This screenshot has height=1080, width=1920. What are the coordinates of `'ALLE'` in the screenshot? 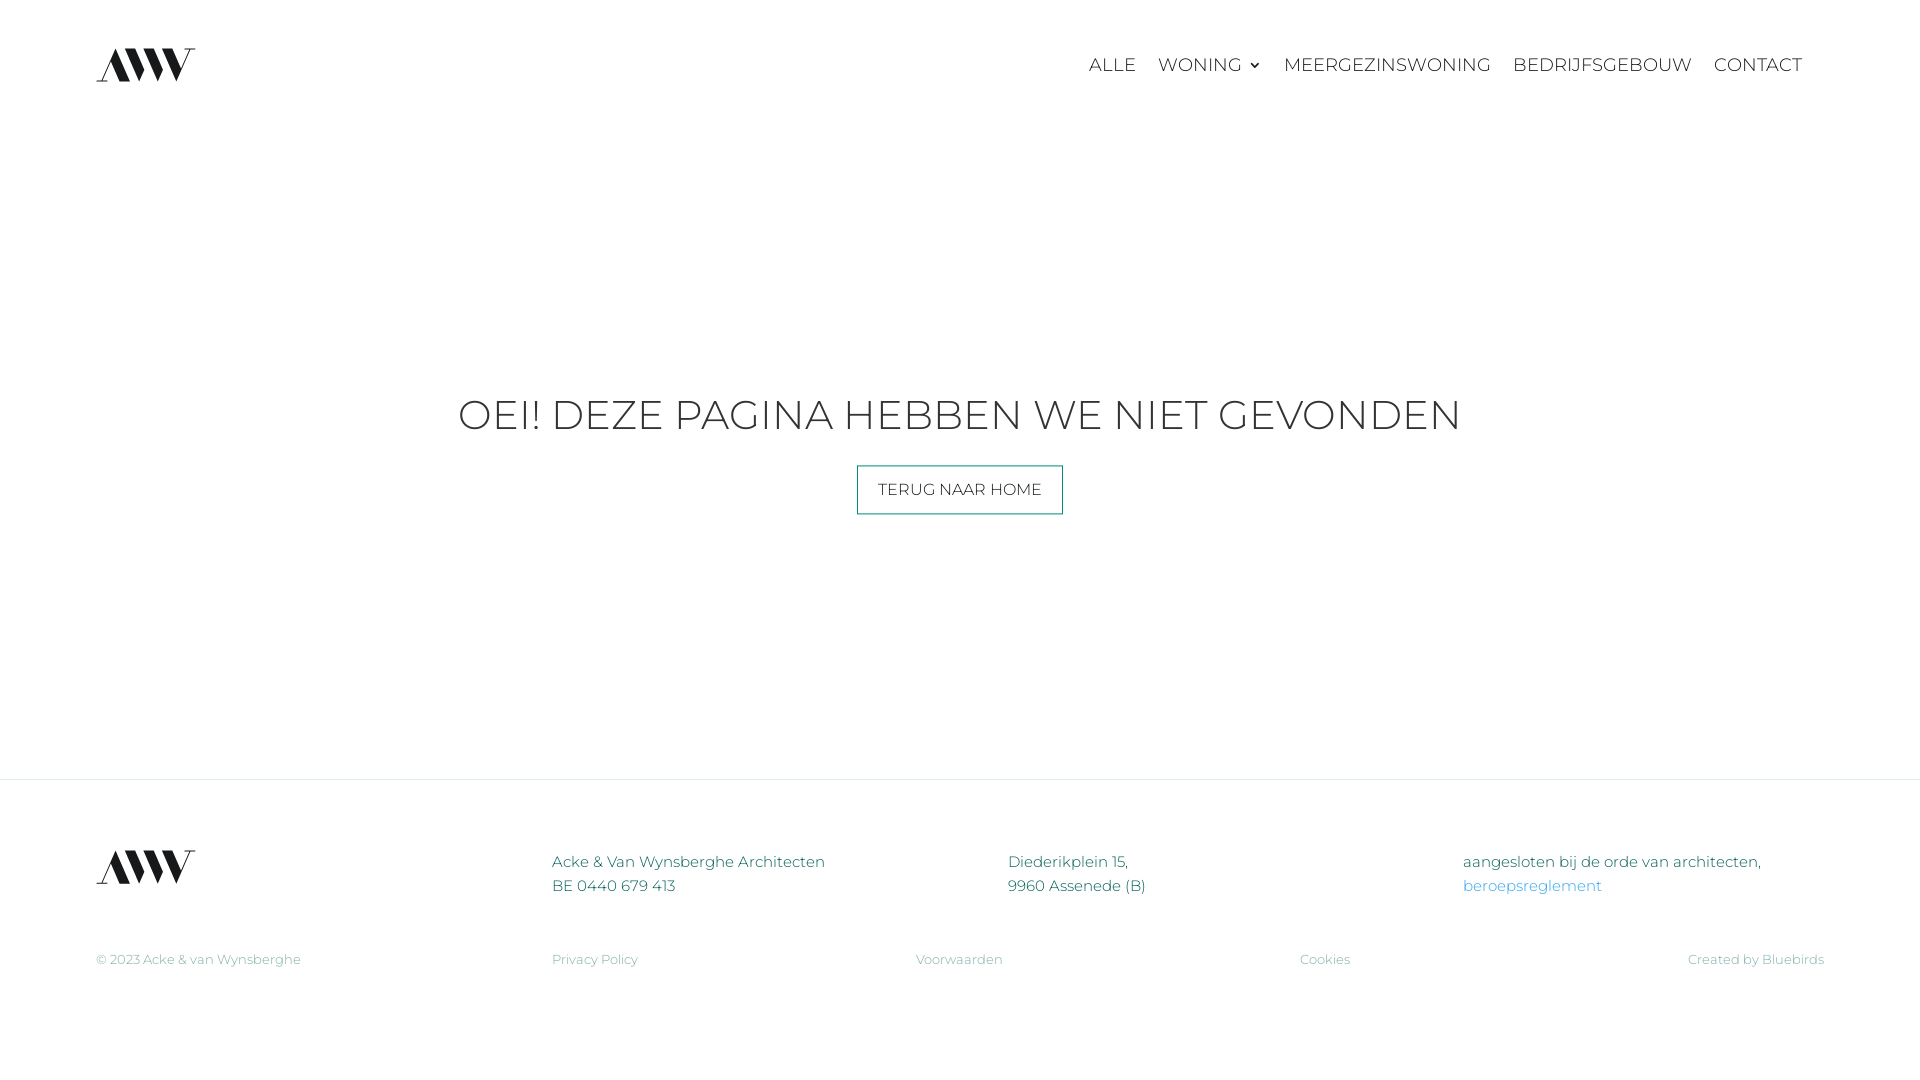 It's located at (1111, 64).